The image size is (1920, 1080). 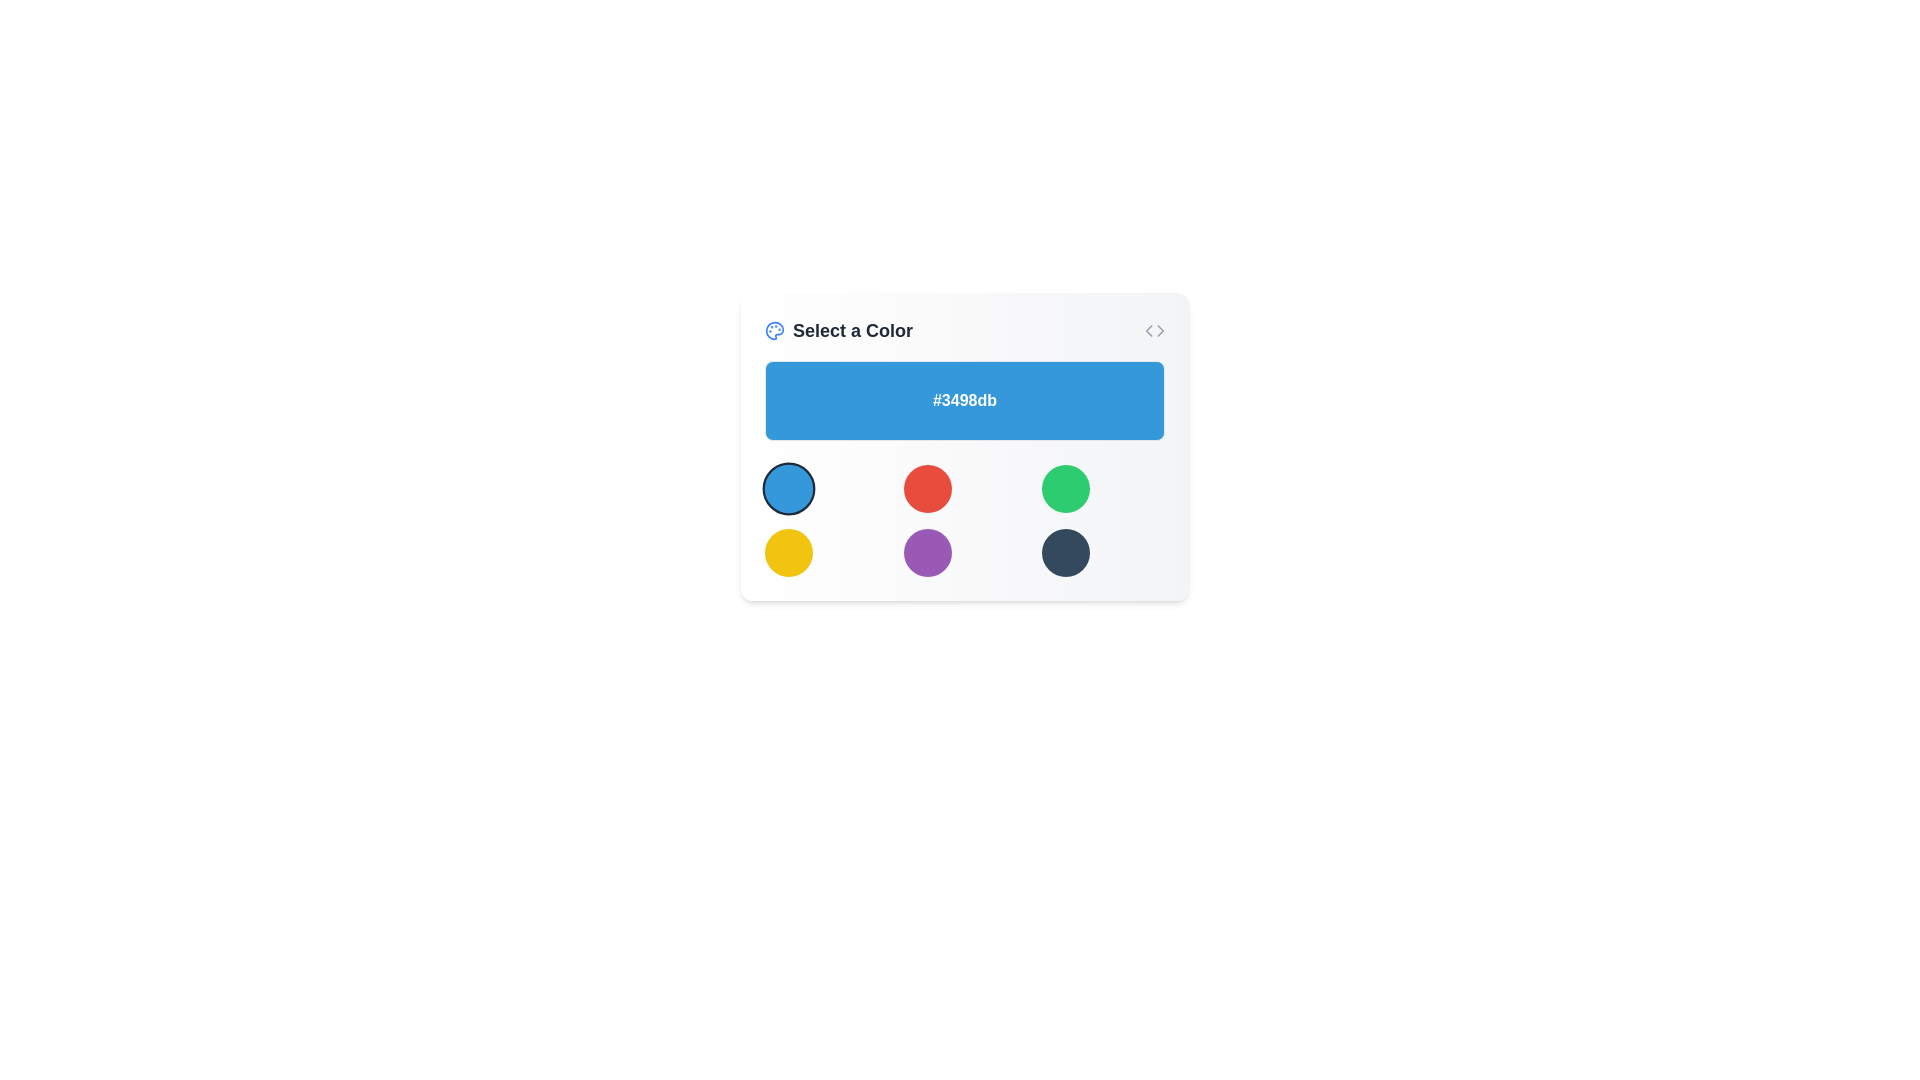 What do you see at coordinates (964, 446) in the screenshot?
I see `the color code element within the Interactive color selection widget located beneath the title 'Select a Color'` at bounding box center [964, 446].